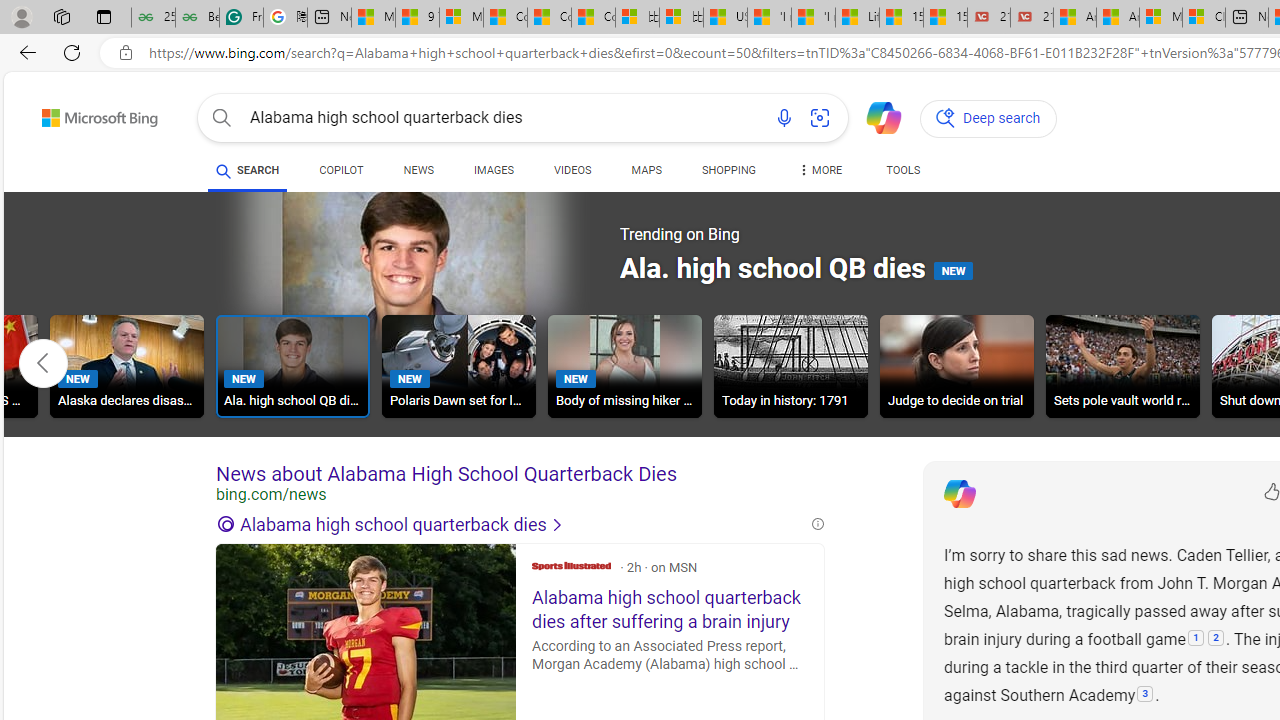 Image resolution: width=1280 pixels, height=720 pixels. I want to click on '15 Ways Modern Life Contradicts the Teachings of Jesus', so click(944, 17).